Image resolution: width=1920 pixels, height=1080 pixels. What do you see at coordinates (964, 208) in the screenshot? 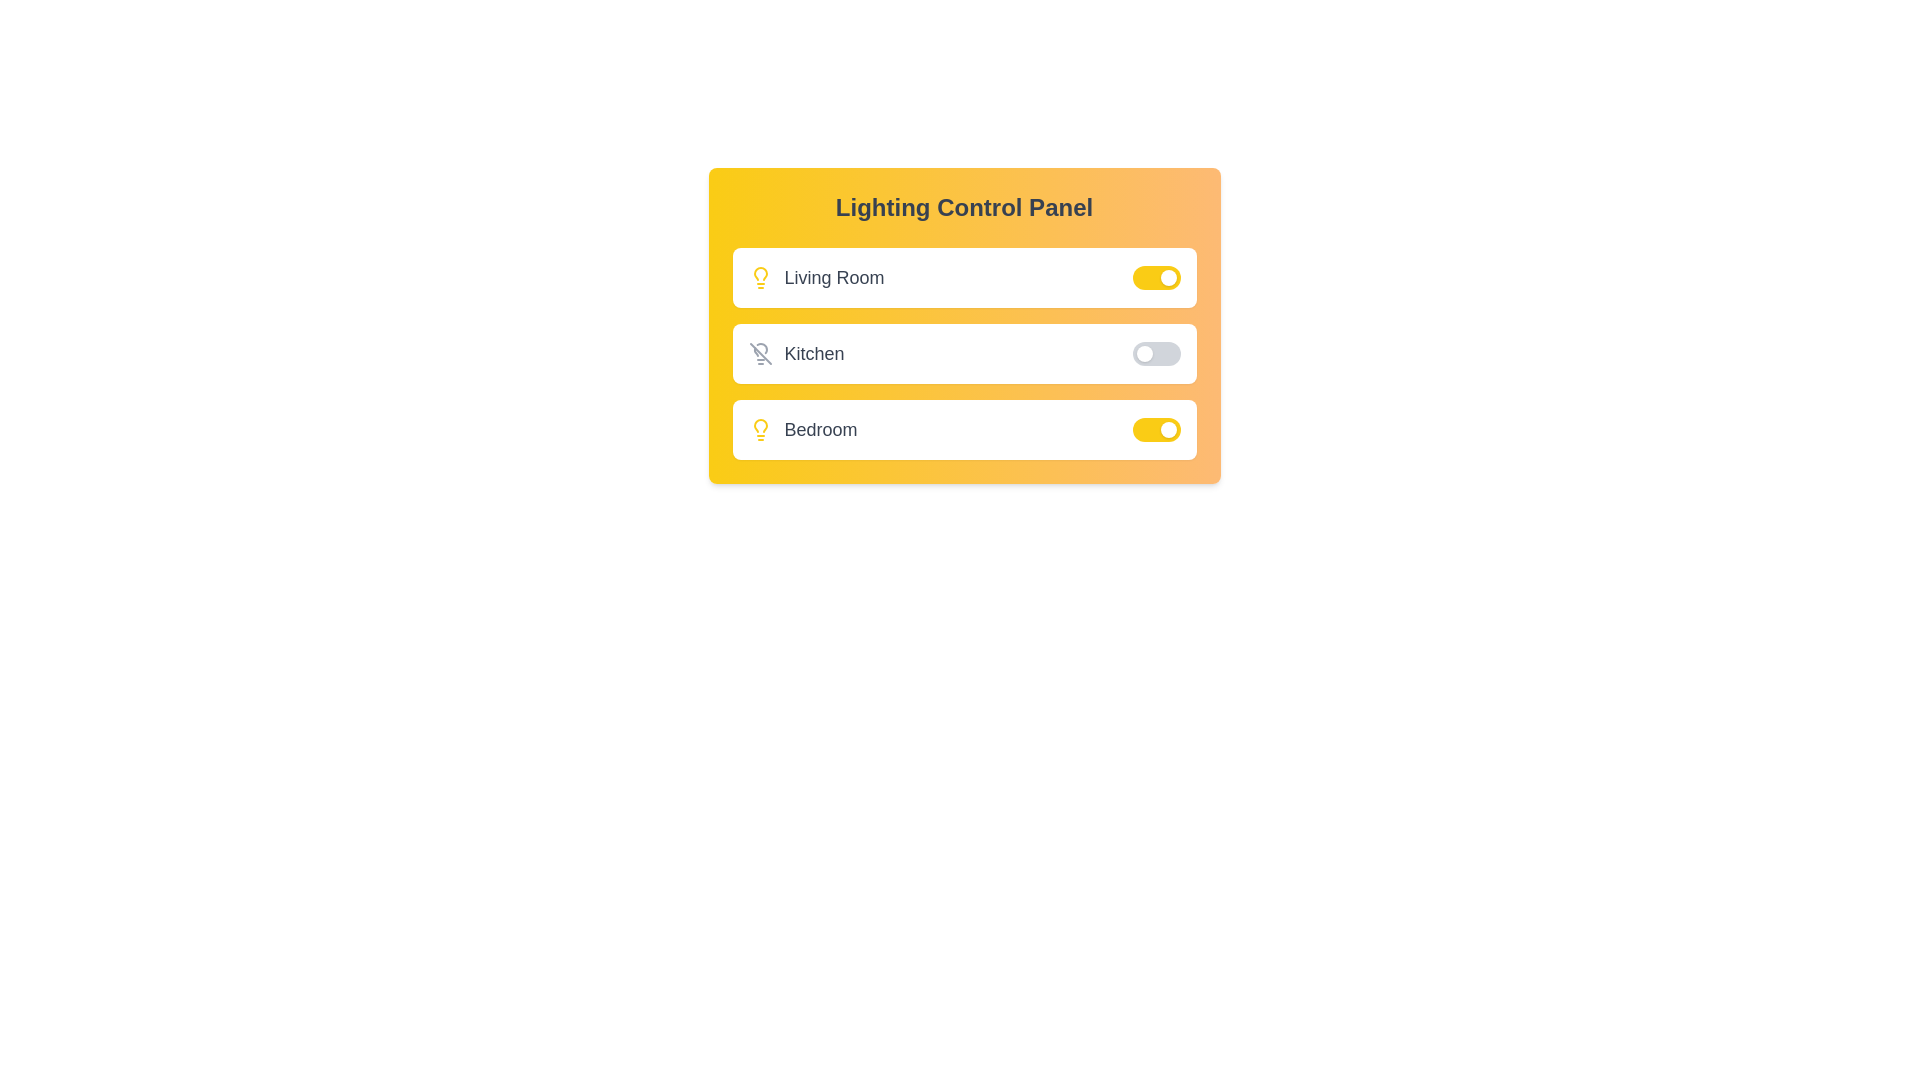
I see `the text of the panel's title for copying` at bounding box center [964, 208].